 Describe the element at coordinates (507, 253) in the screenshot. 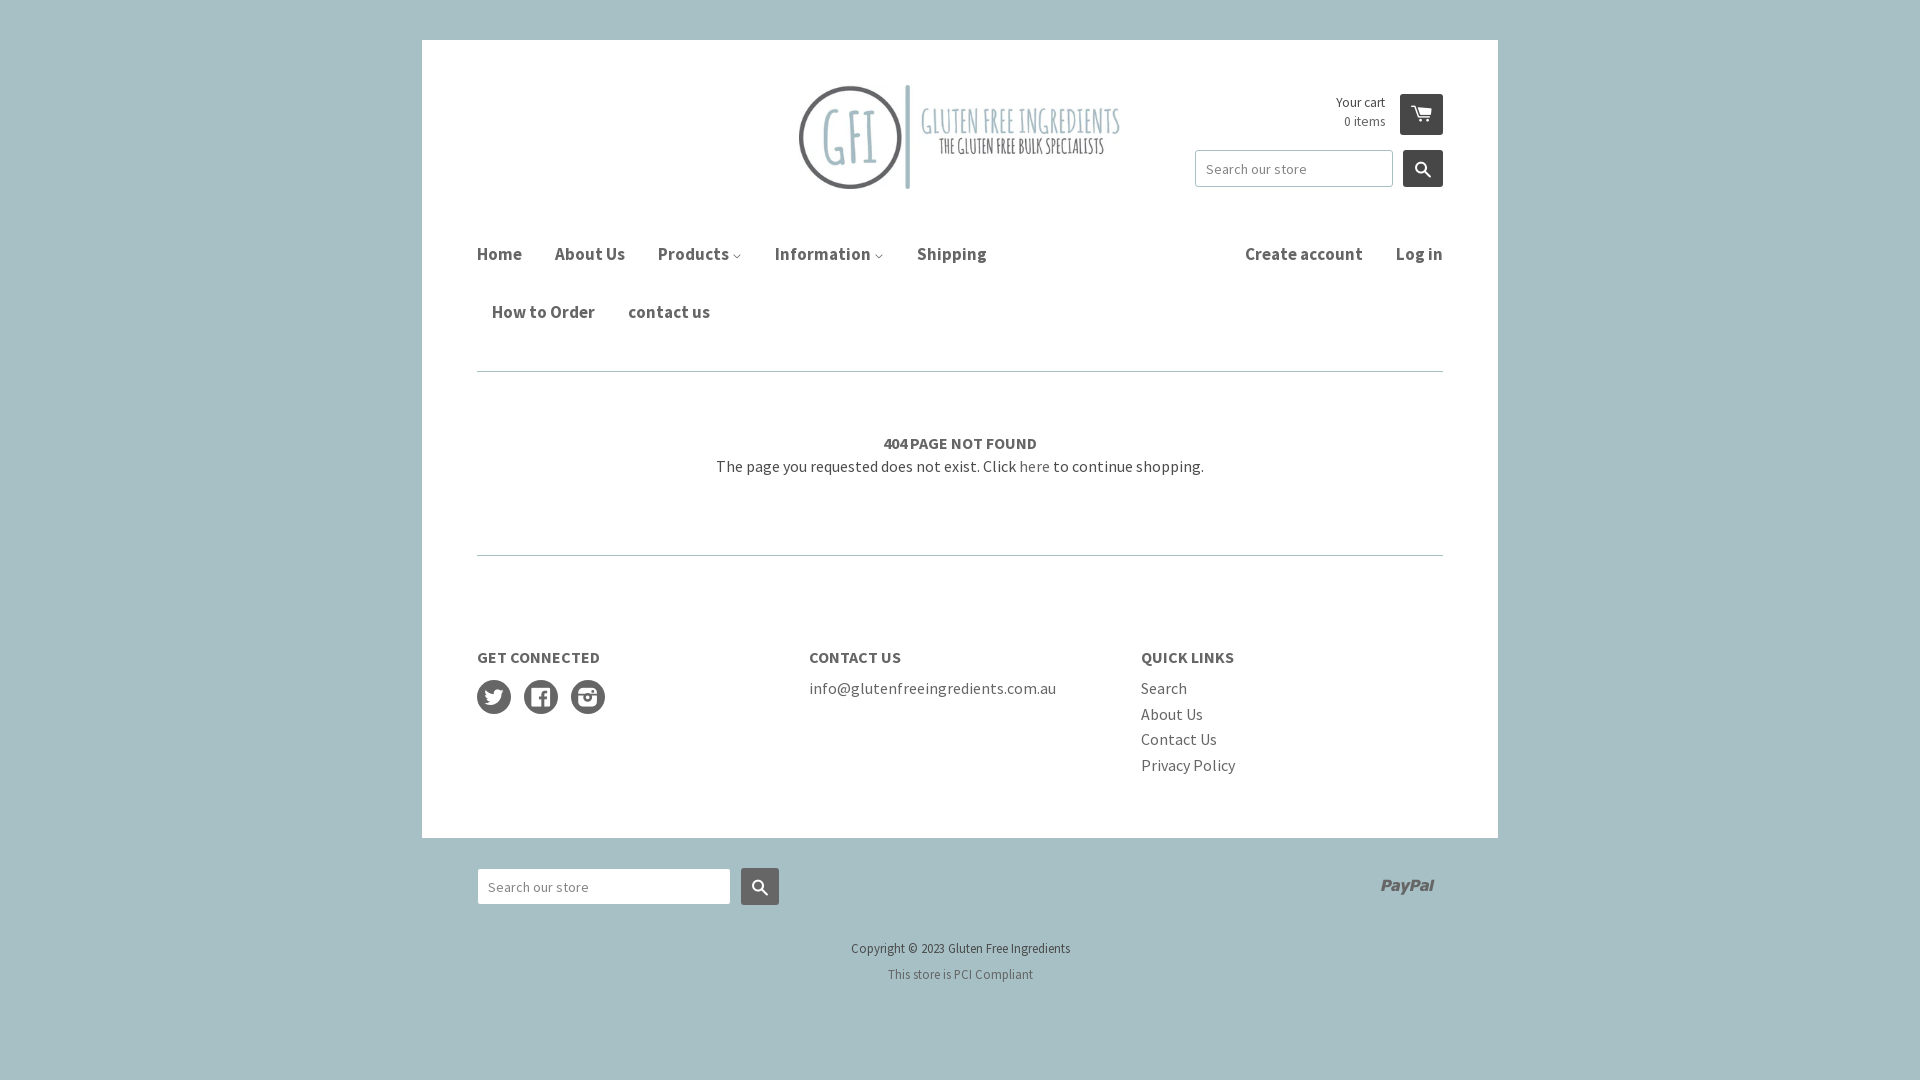

I see `'Home'` at that location.